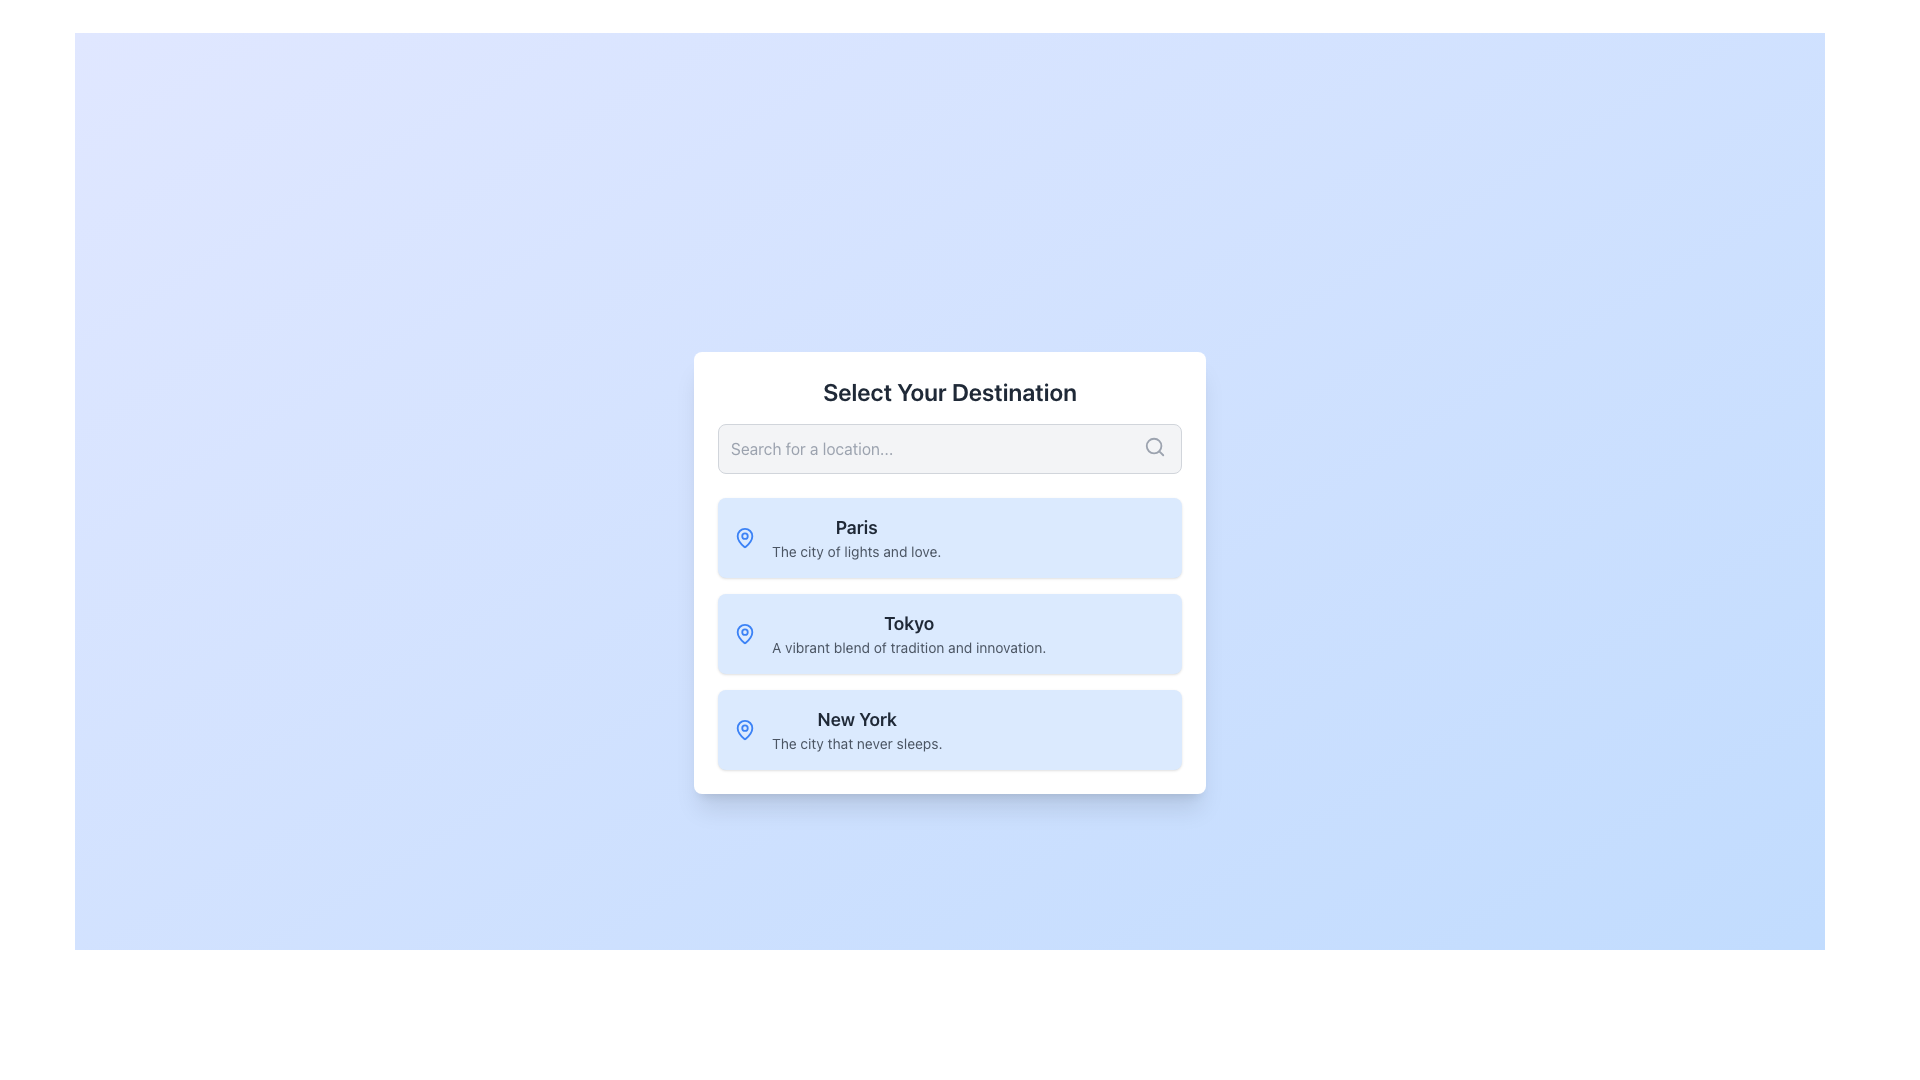 Image resolution: width=1920 pixels, height=1080 pixels. I want to click on the text label displaying 'The city that never sleeps.' which is styled in a smaller-sized, gray-colored font and located beneath the text 'New York.', so click(857, 744).